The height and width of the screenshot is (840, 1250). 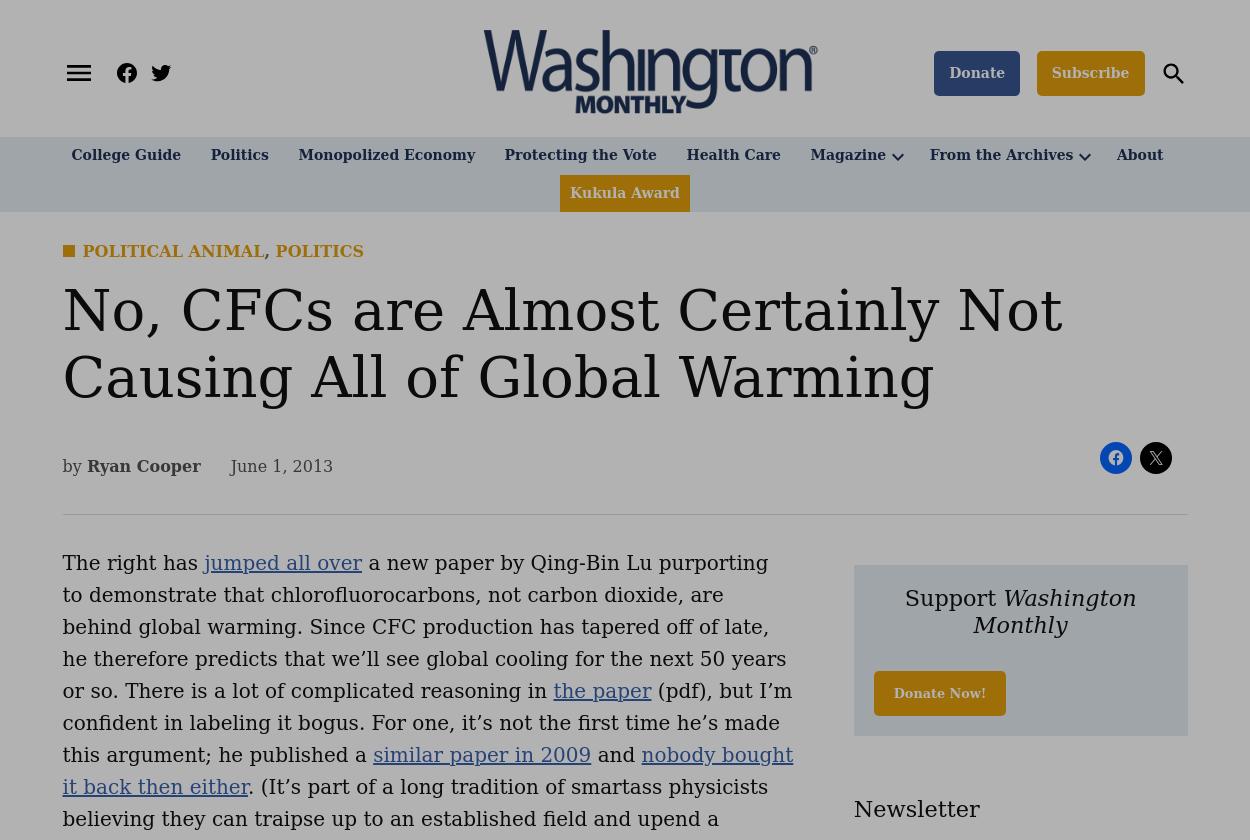 I want to click on 'Political Animal', so click(x=173, y=251).